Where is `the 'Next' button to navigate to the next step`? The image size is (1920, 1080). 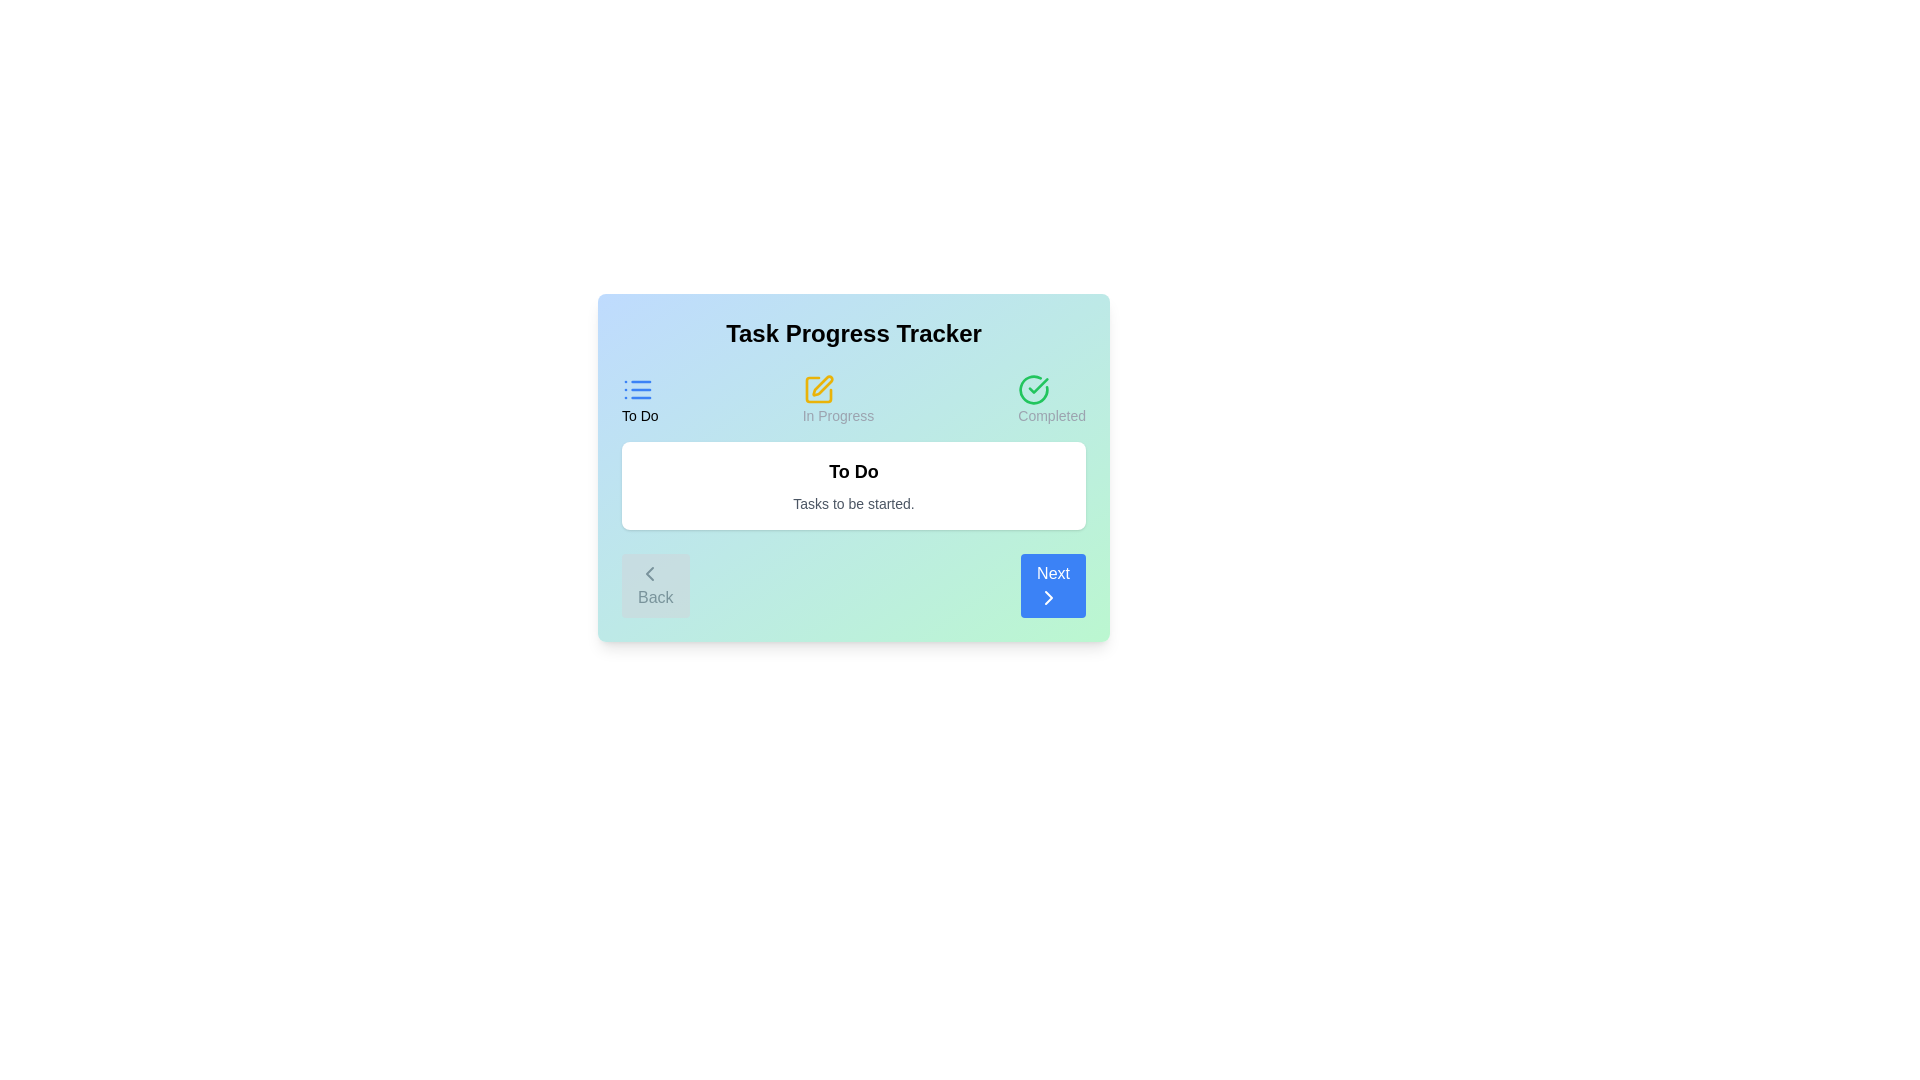 the 'Next' button to navigate to the next step is located at coordinates (1051, 585).